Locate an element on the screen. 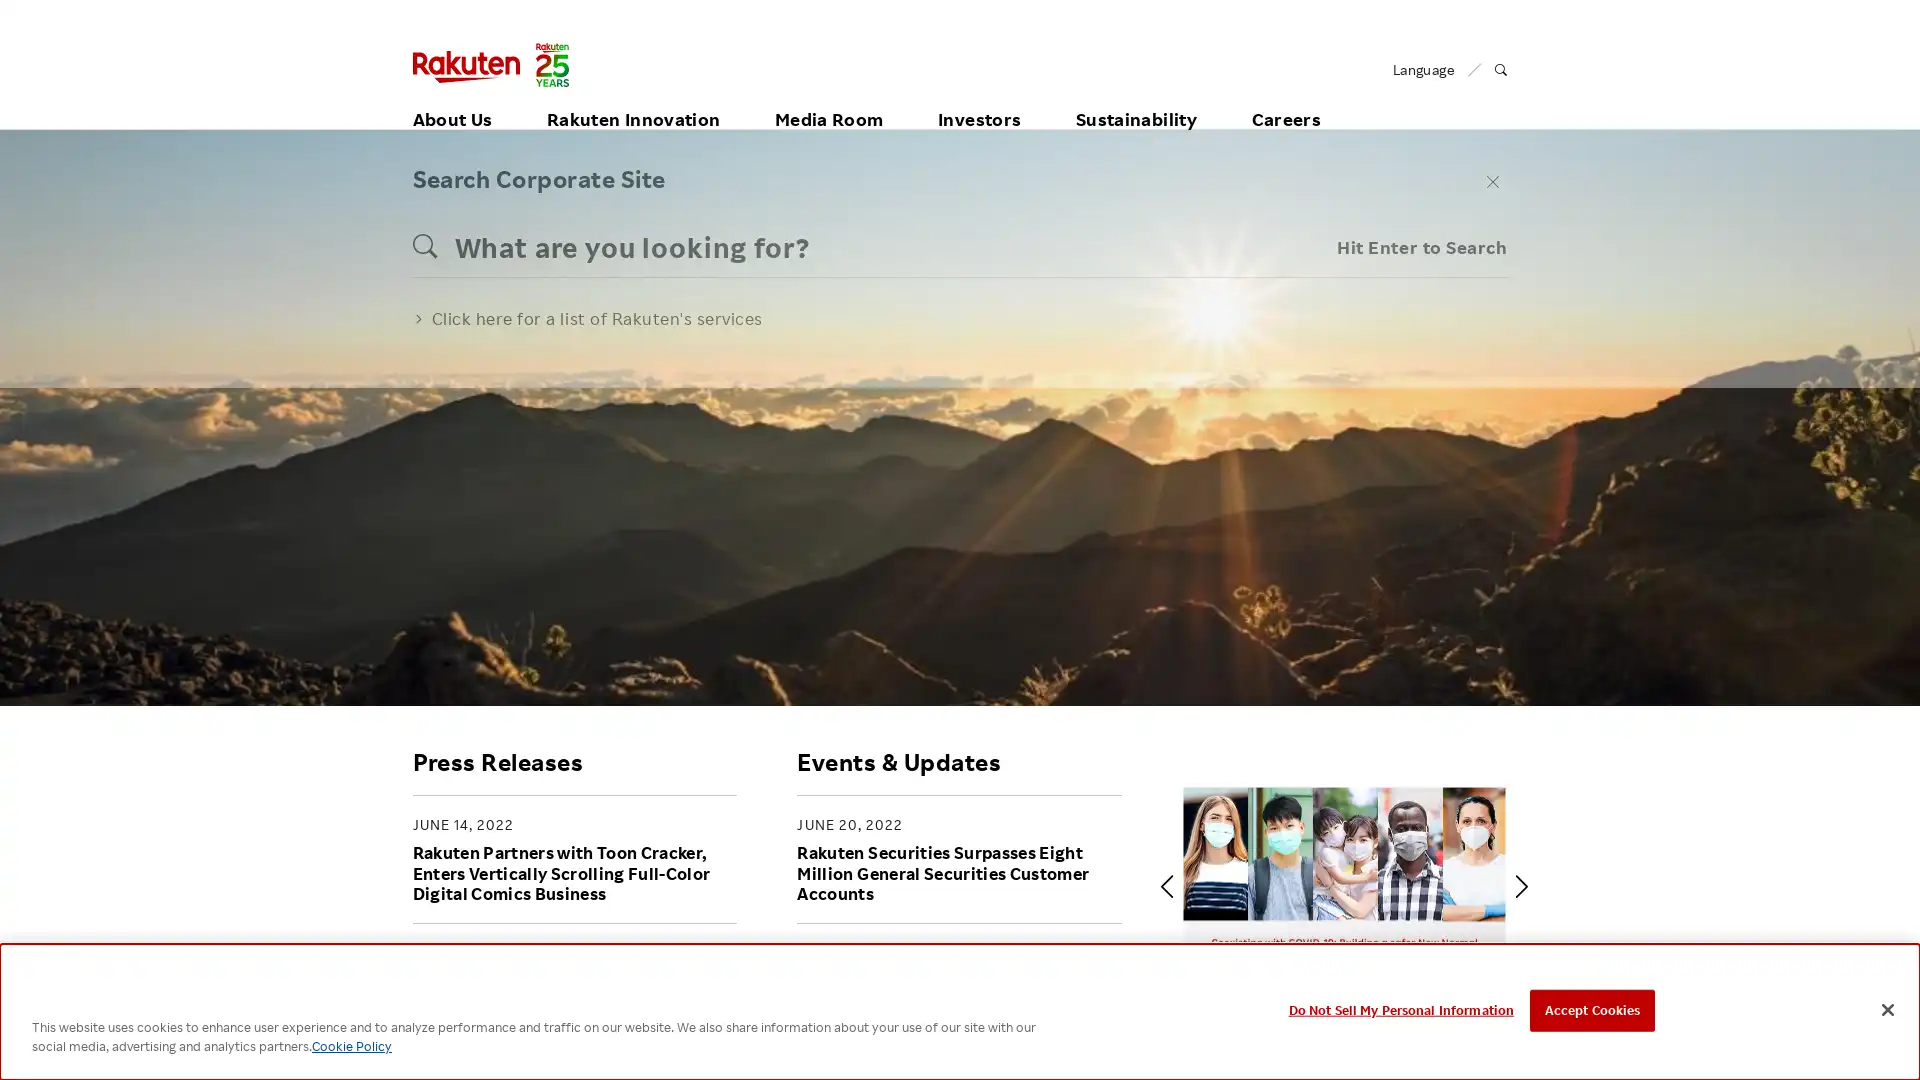  Do Not Sell My Personal Information is located at coordinates (1400, 1010).